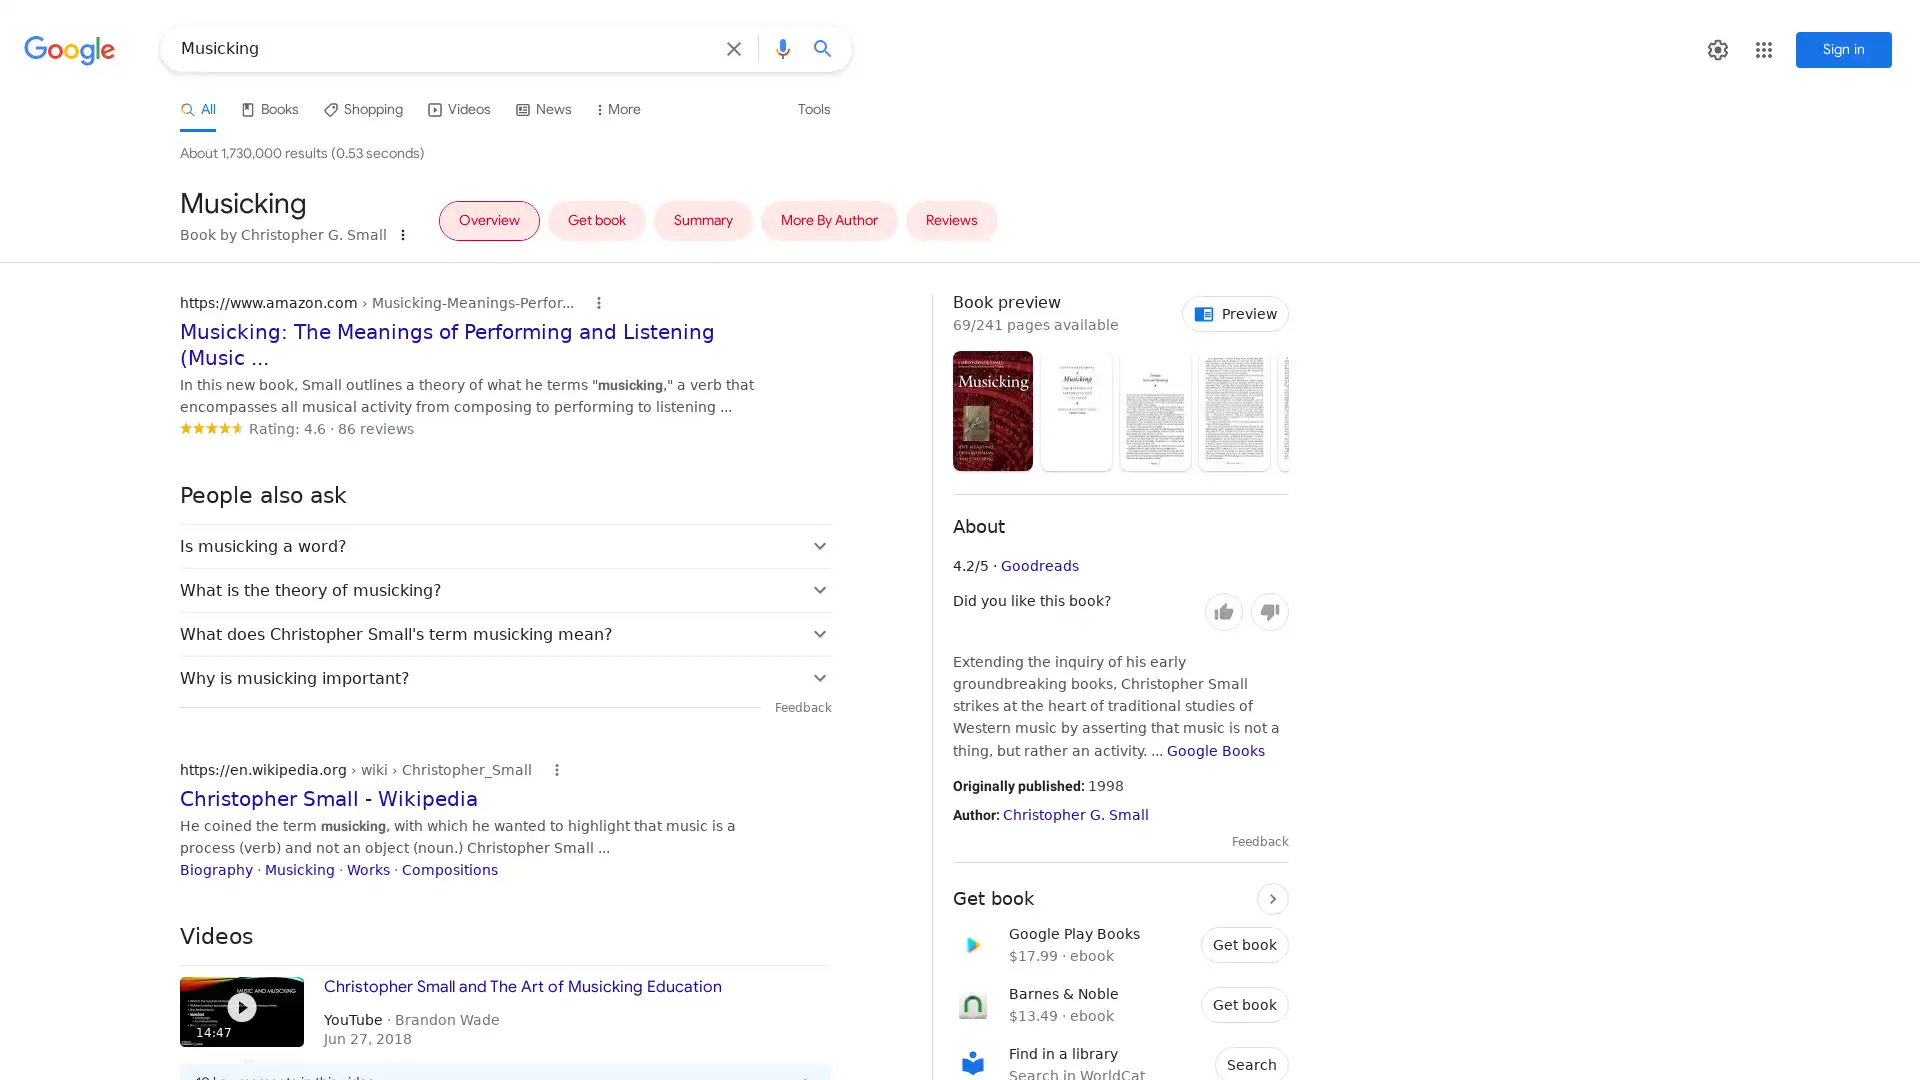 Image resolution: width=1920 pixels, height=1080 pixels. What do you see at coordinates (505, 676) in the screenshot?
I see `Why is musicking important?` at bounding box center [505, 676].